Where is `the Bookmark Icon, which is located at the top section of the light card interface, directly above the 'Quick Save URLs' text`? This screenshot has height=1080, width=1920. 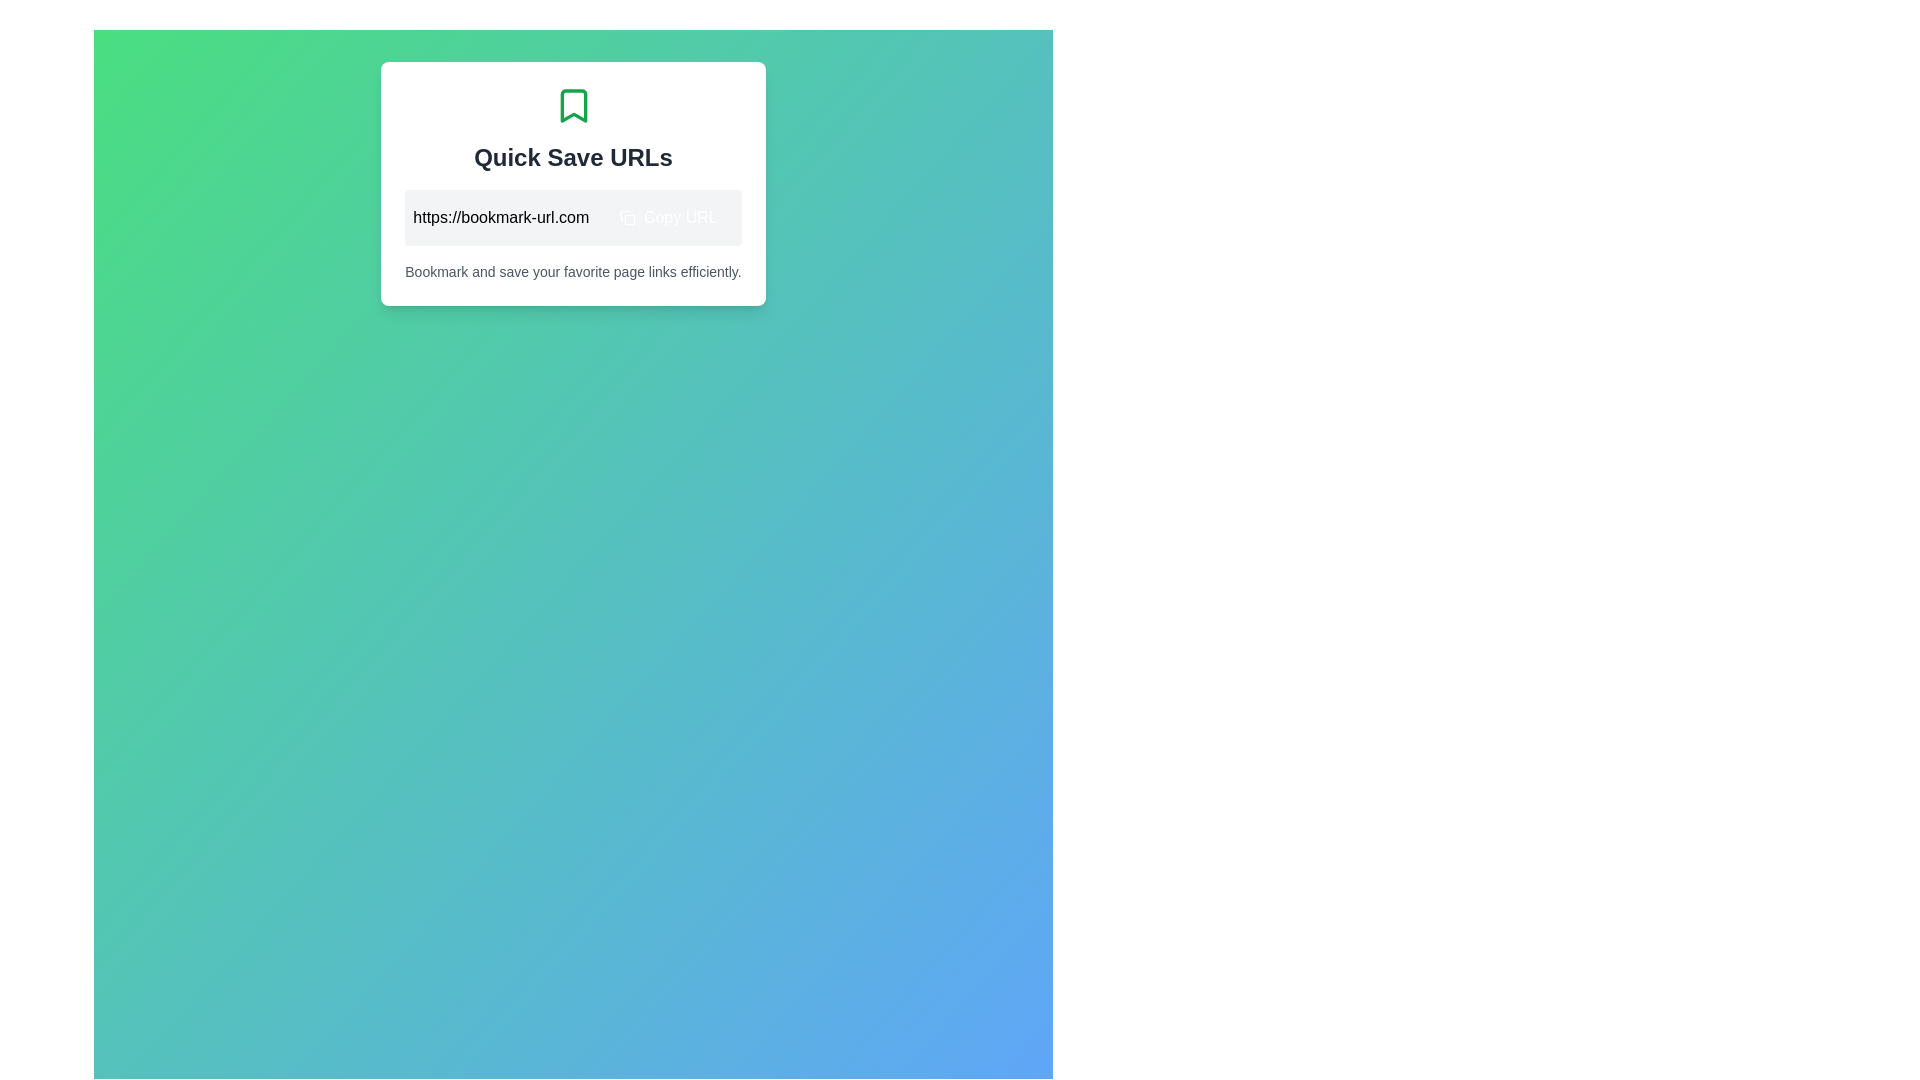
the Bookmark Icon, which is located at the top section of the light card interface, directly above the 'Quick Save URLs' text is located at coordinates (572, 105).